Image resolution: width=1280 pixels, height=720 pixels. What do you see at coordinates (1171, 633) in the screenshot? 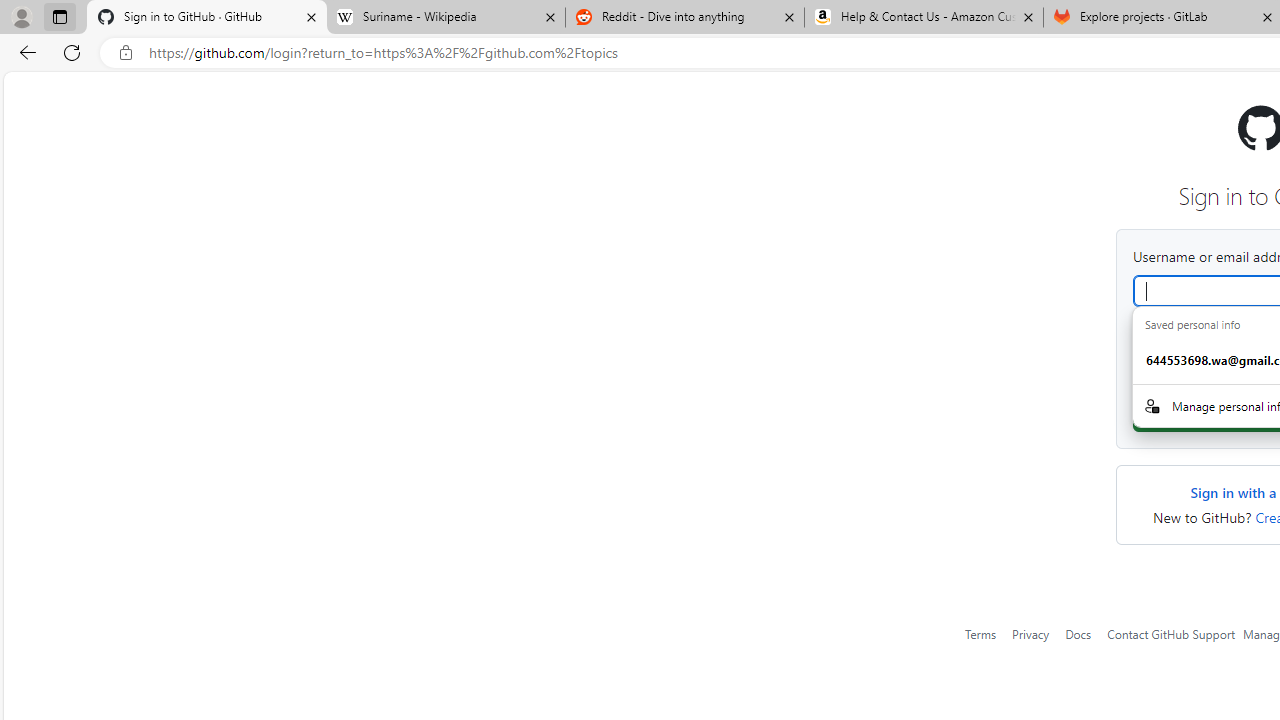
I see `'Contact GitHub Support'` at bounding box center [1171, 633].